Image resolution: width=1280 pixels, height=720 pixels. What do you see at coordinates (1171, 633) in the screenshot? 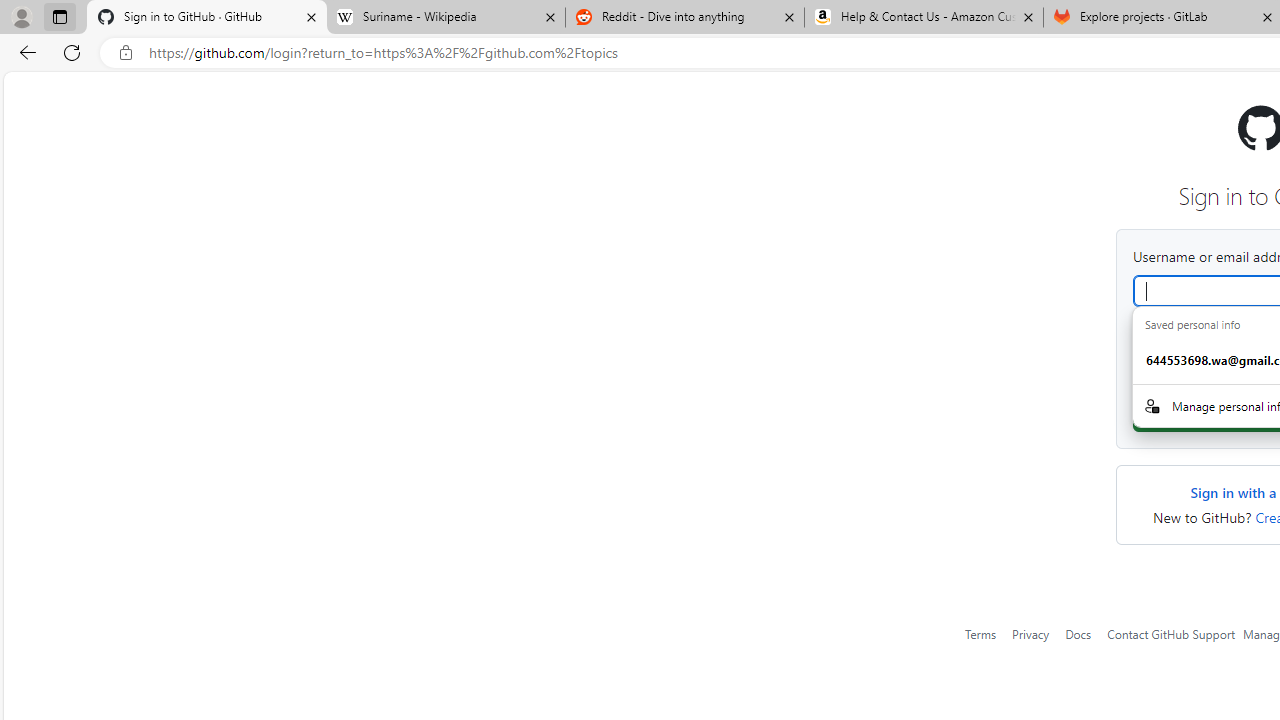
I see `'Contact GitHub Support'` at bounding box center [1171, 633].